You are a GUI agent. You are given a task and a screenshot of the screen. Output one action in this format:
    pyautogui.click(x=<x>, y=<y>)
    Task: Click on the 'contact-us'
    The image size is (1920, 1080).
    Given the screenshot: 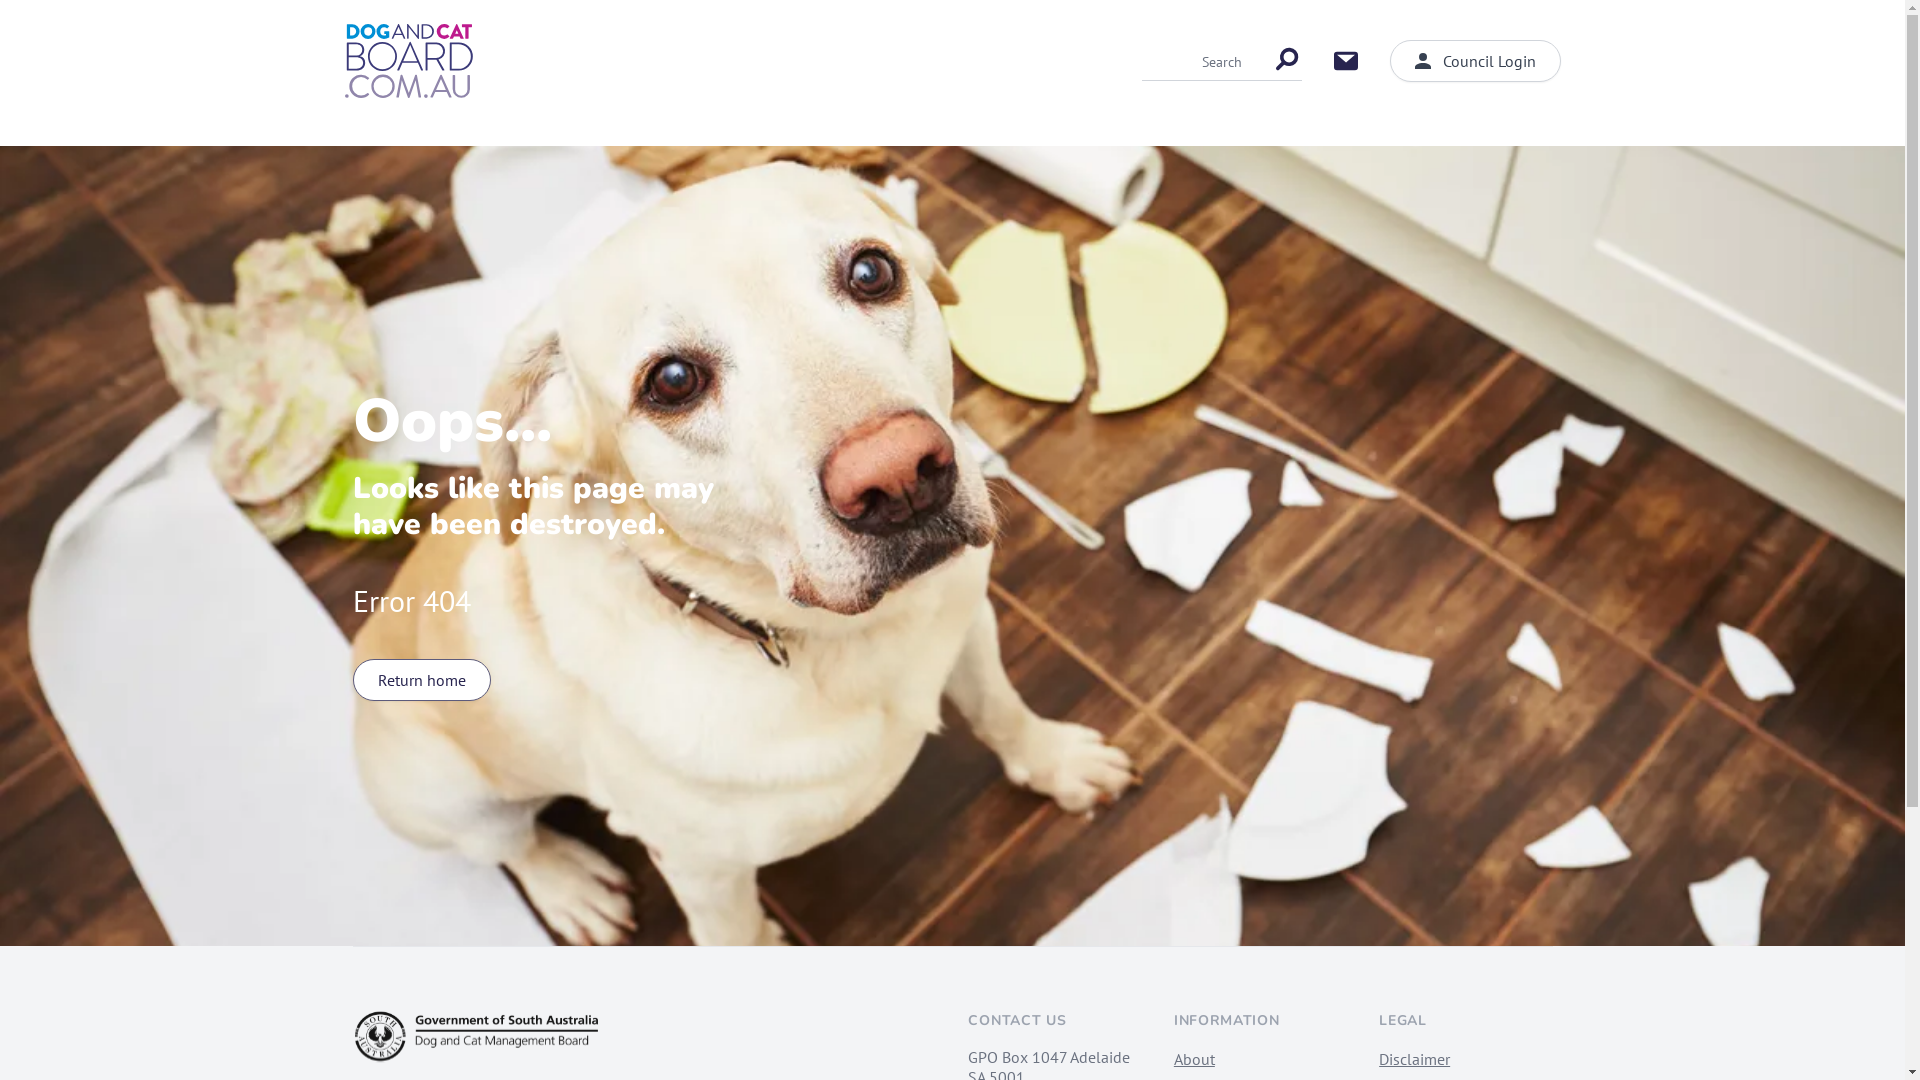 What is the action you would take?
    pyautogui.click(x=1345, y=60)
    